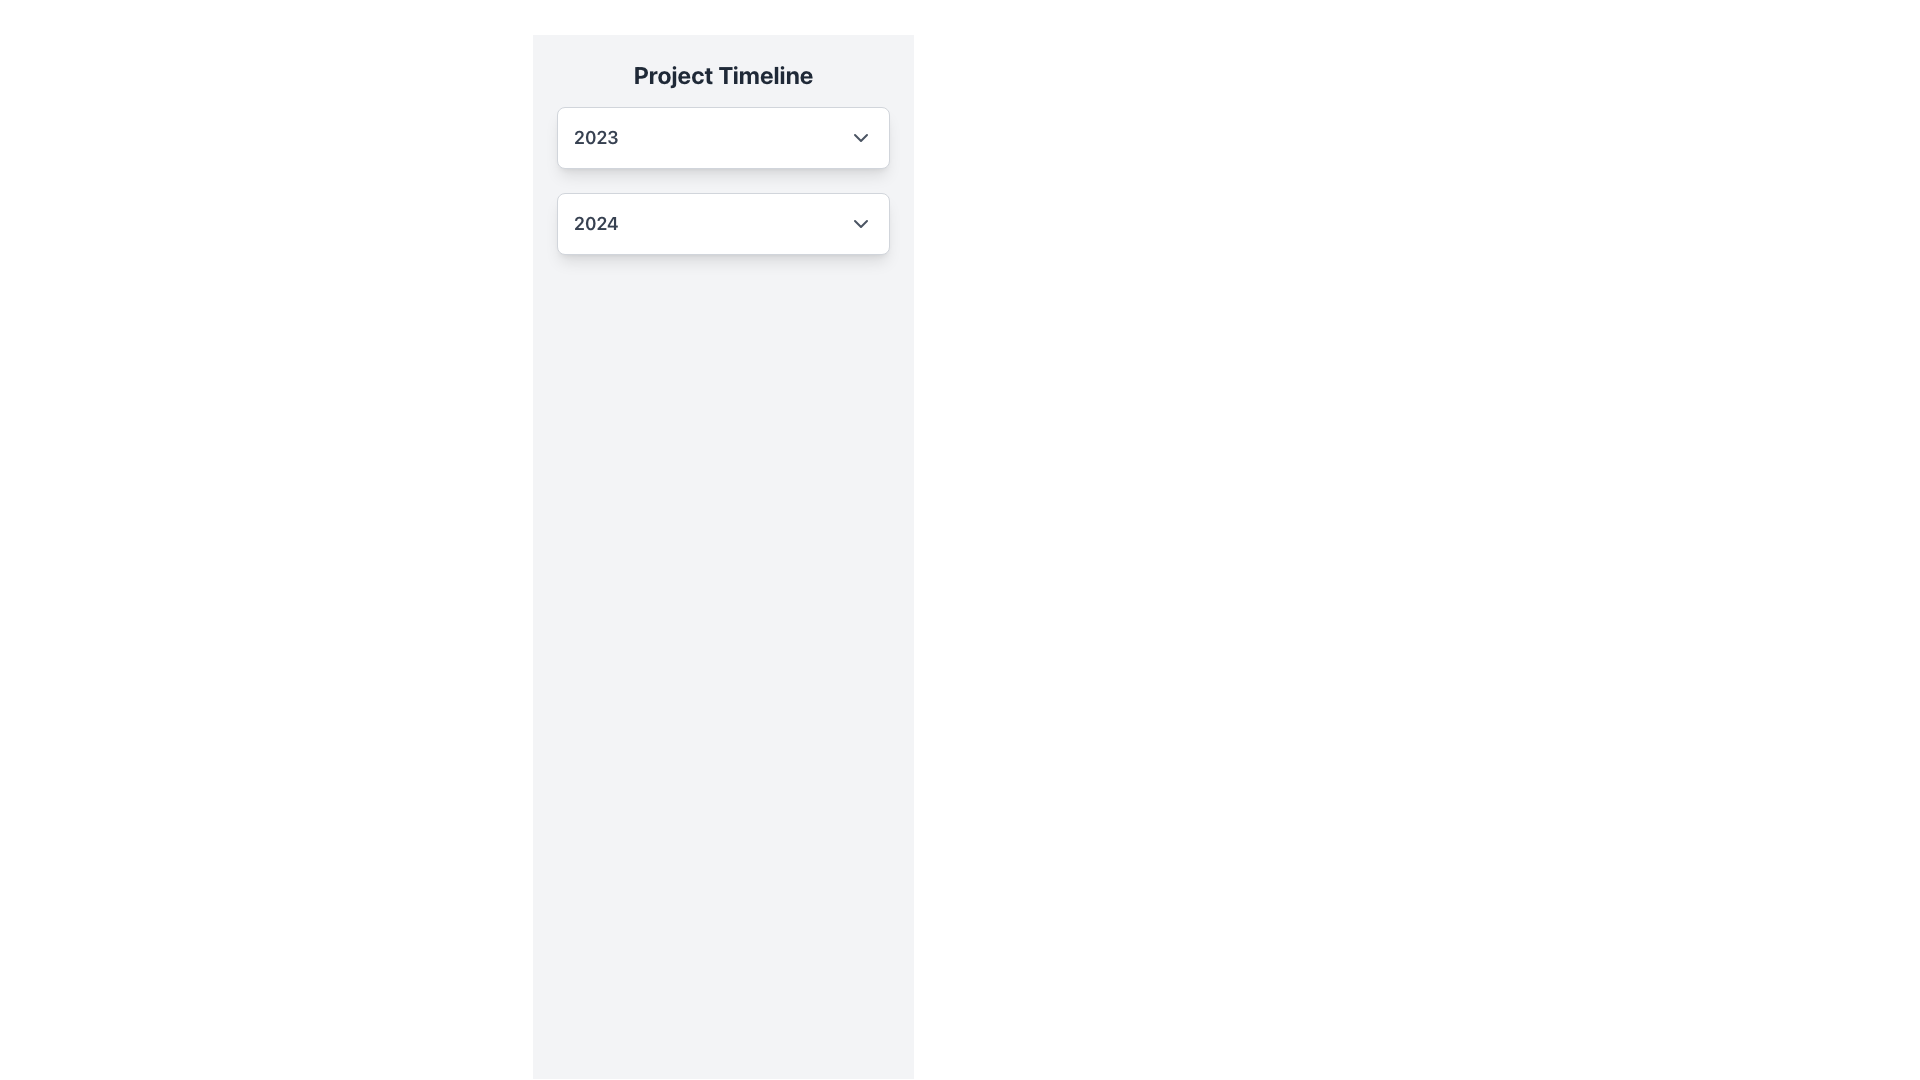 The height and width of the screenshot is (1080, 1920). I want to click on the Dropdown button displaying '2023' for keyboard navigation, so click(722, 137).